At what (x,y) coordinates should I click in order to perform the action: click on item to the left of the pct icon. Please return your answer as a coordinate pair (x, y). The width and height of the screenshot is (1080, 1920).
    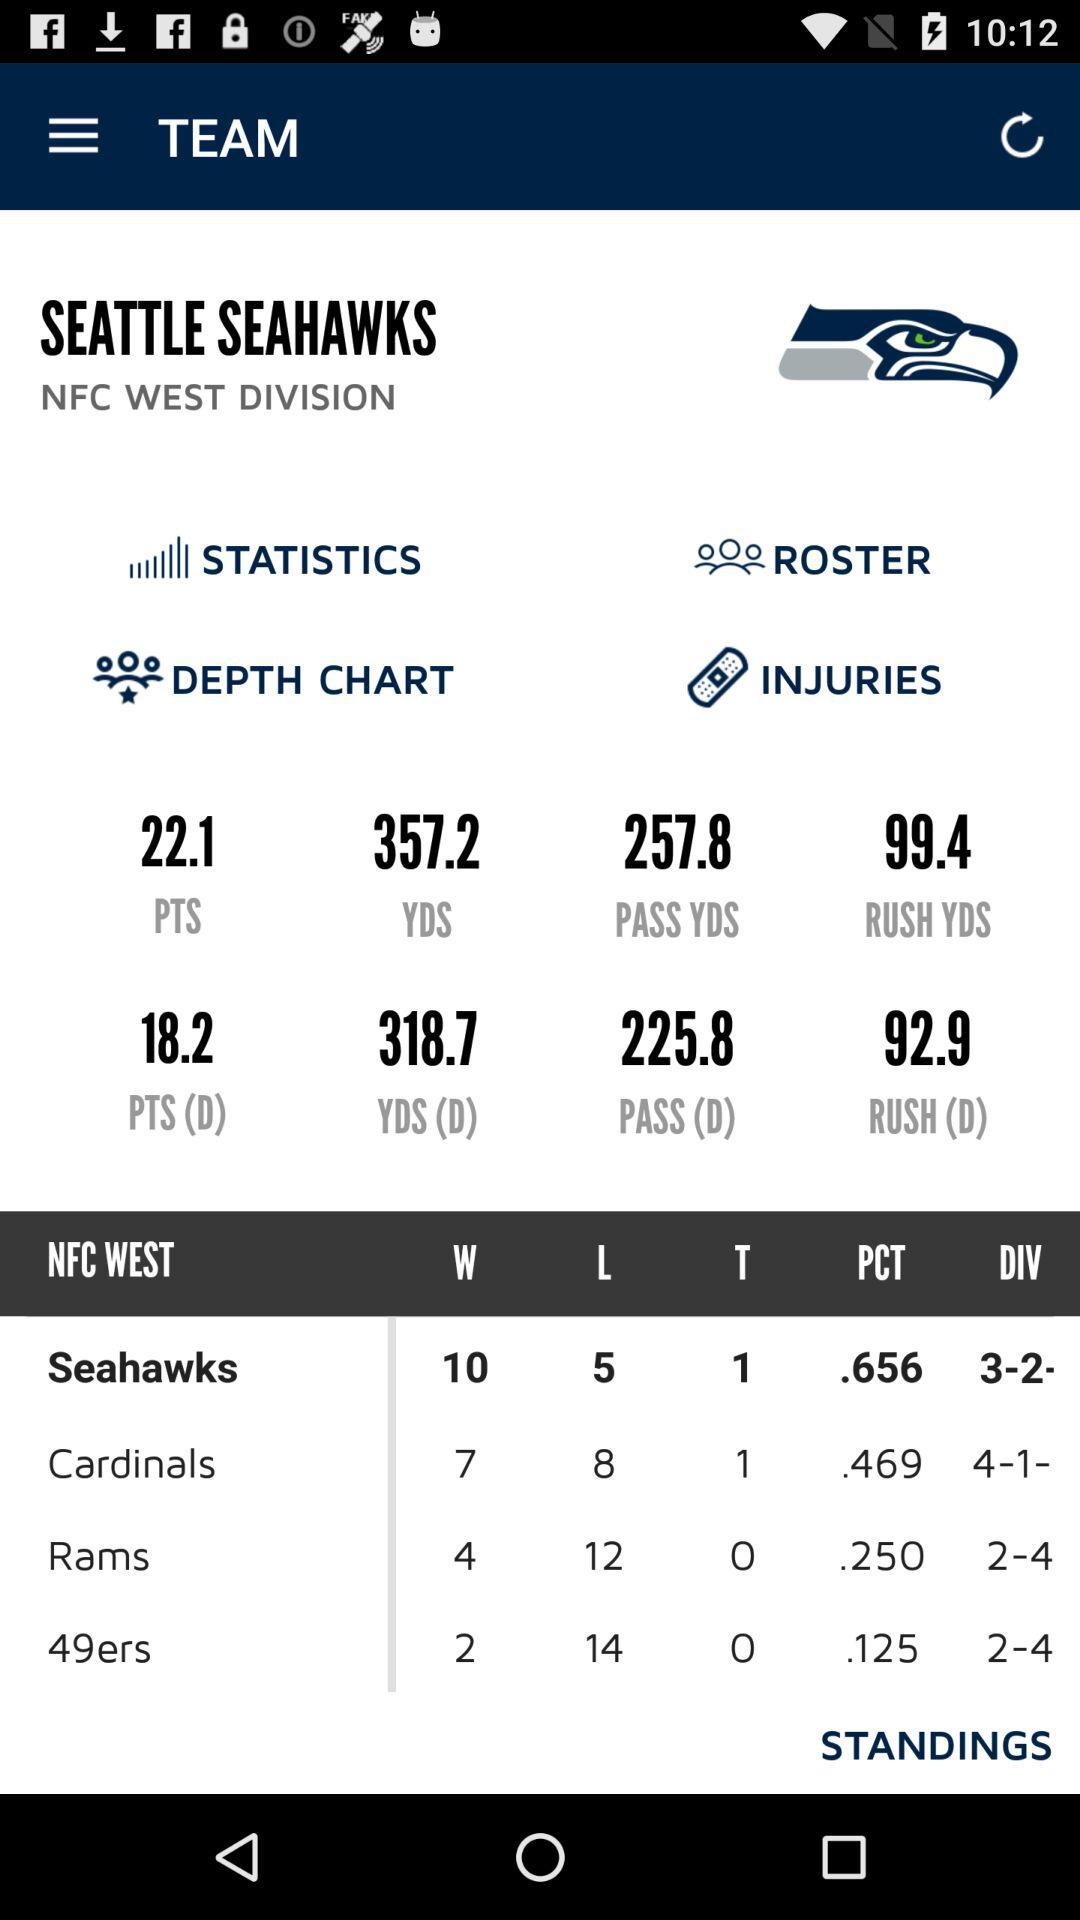
    Looking at the image, I should click on (742, 1262).